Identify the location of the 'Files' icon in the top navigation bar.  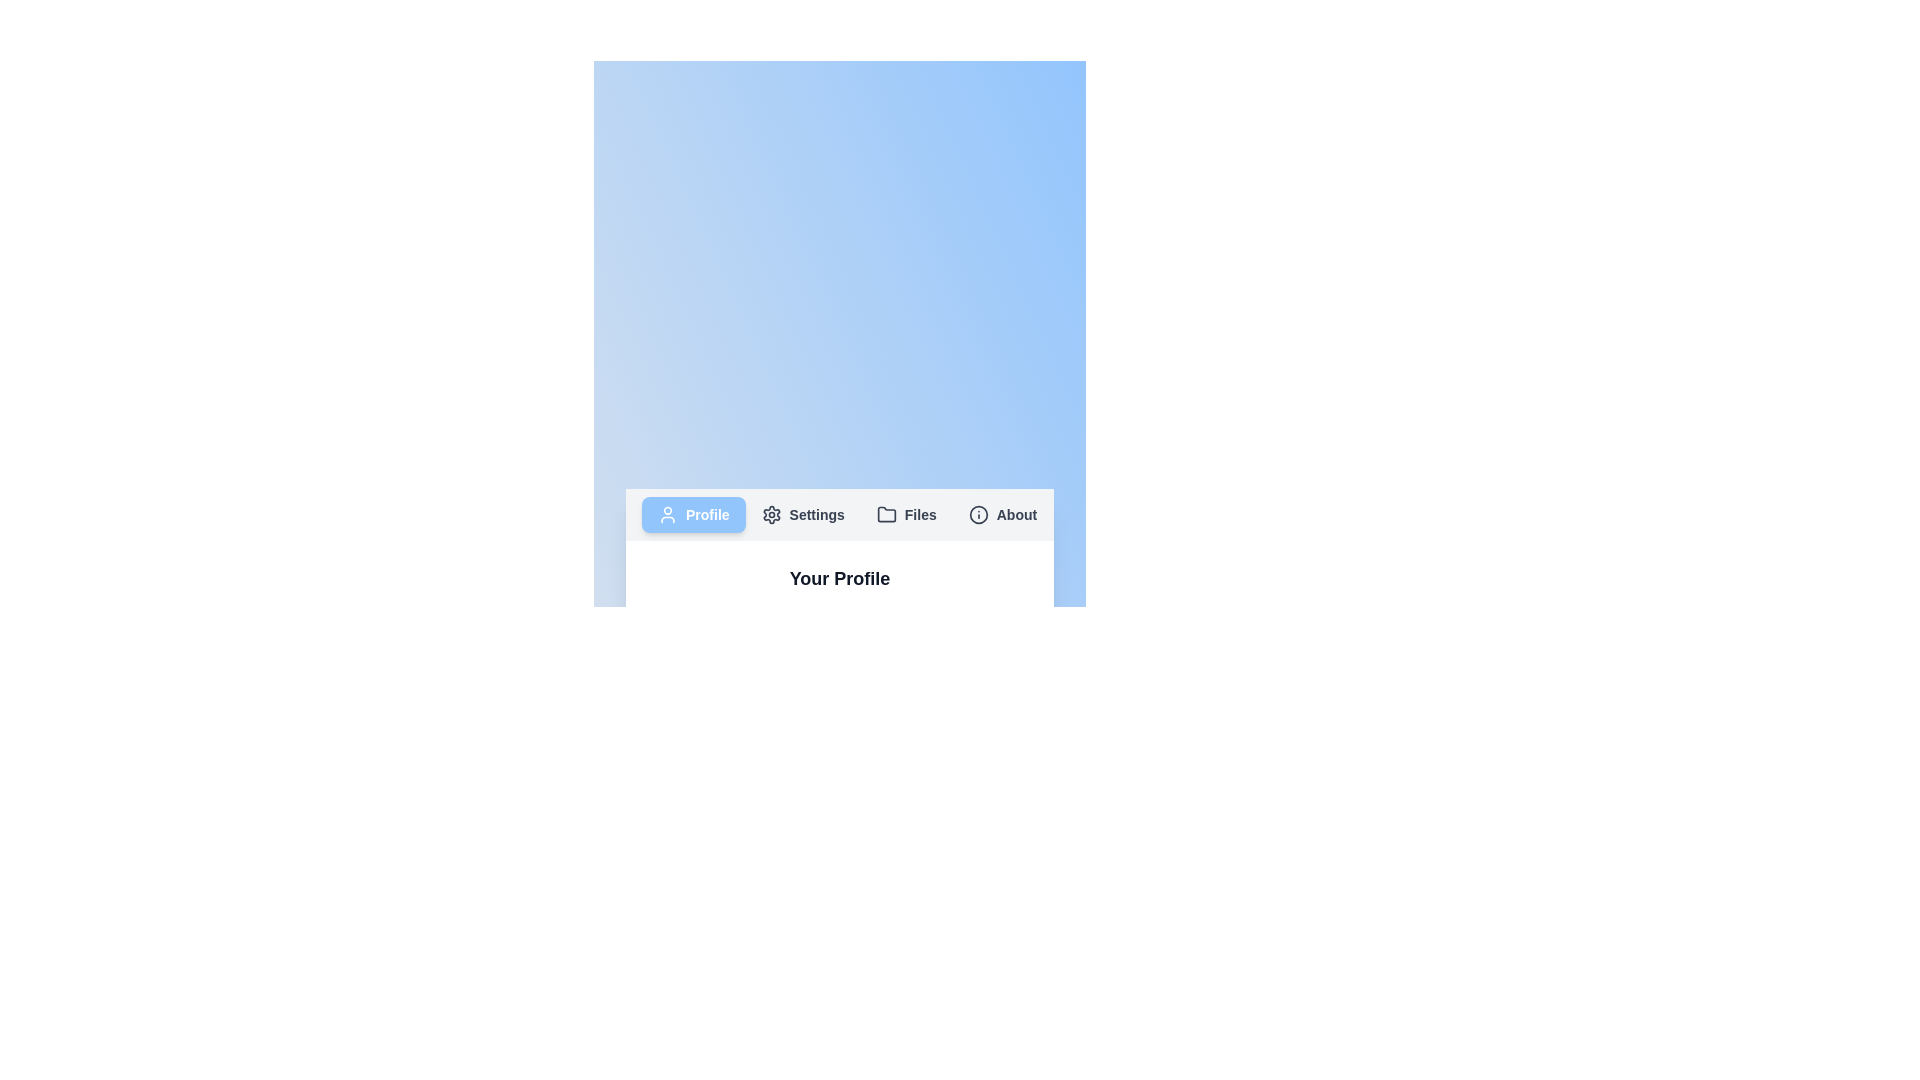
(885, 513).